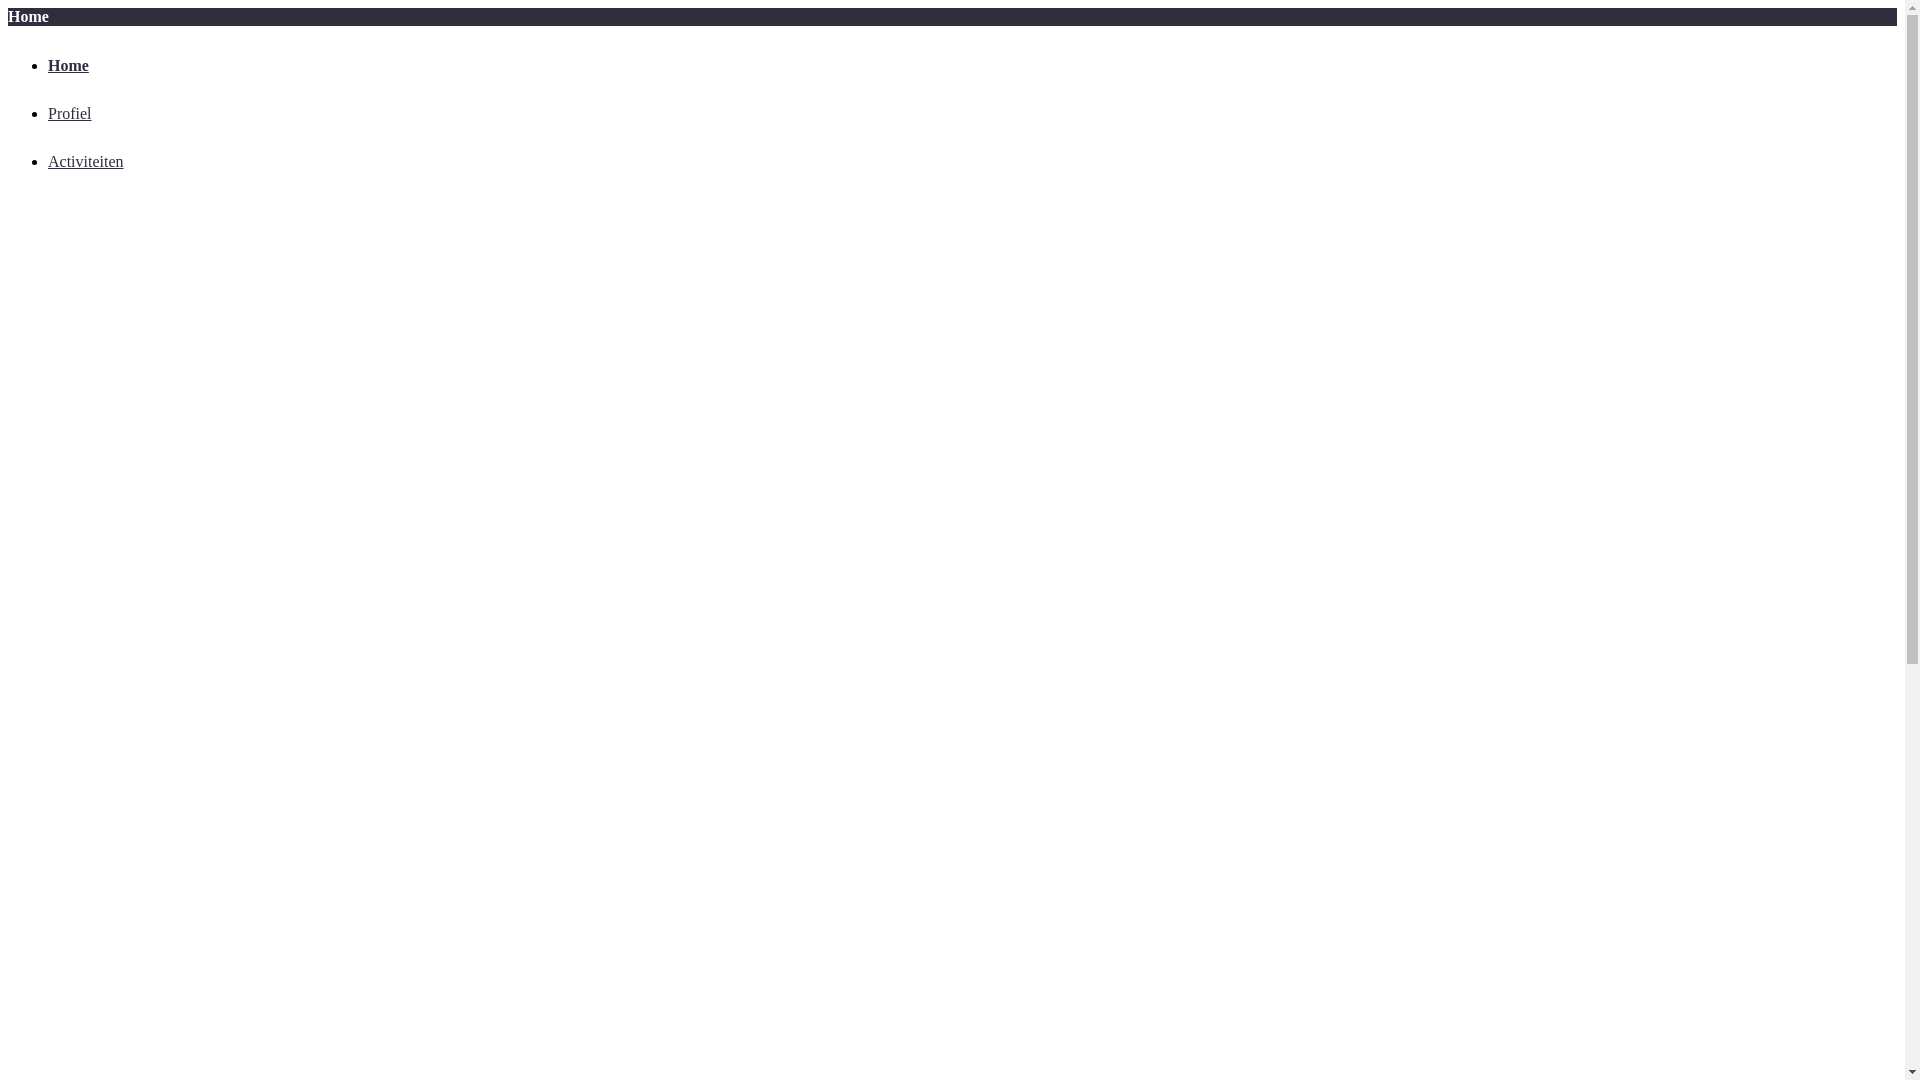 This screenshot has height=1080, width=1920. I want to click on 'Profiel', so click(70, 113).